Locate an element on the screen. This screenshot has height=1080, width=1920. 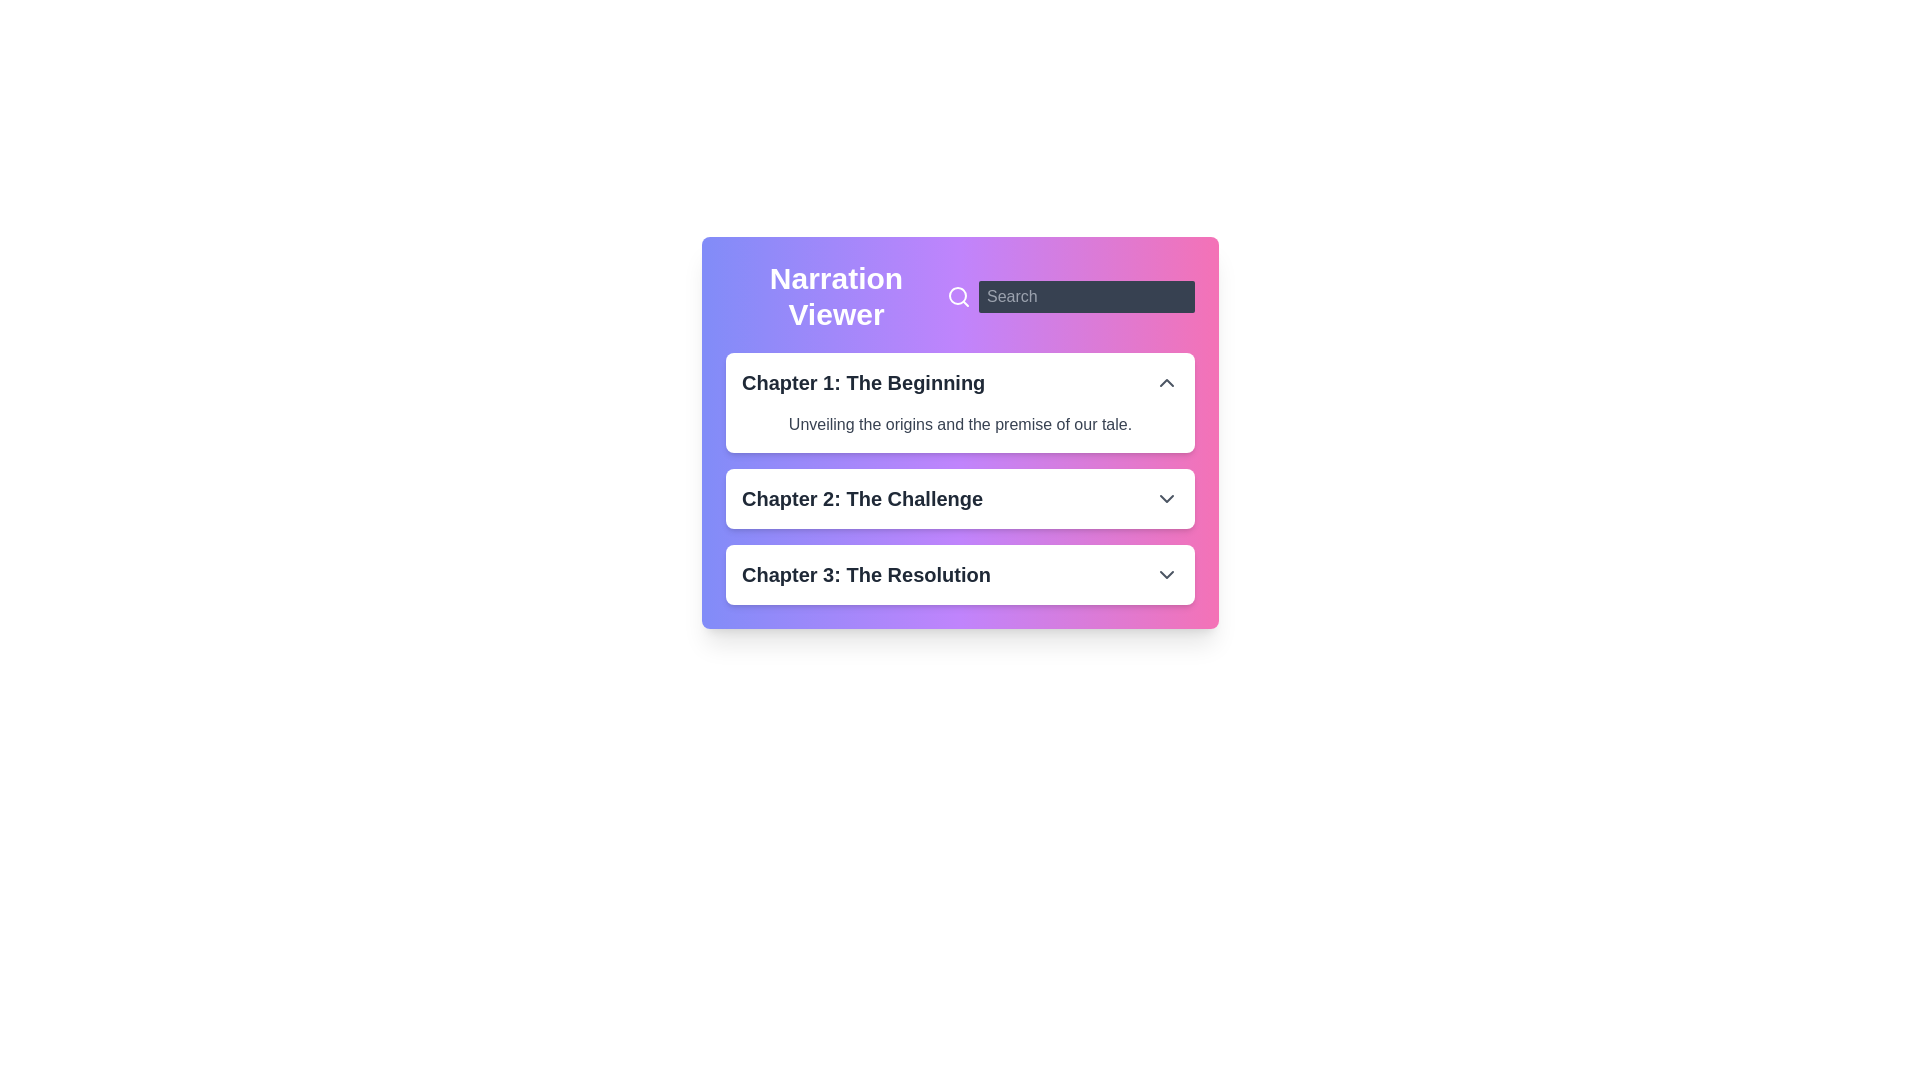
content displayed in the descriptive introduction text box located immediately below the title 'Chapter 1: The Beginning', which is contained within a light-colored box with rounded corners and is positioned centrally in the interface is located at coordinates (960, 423).